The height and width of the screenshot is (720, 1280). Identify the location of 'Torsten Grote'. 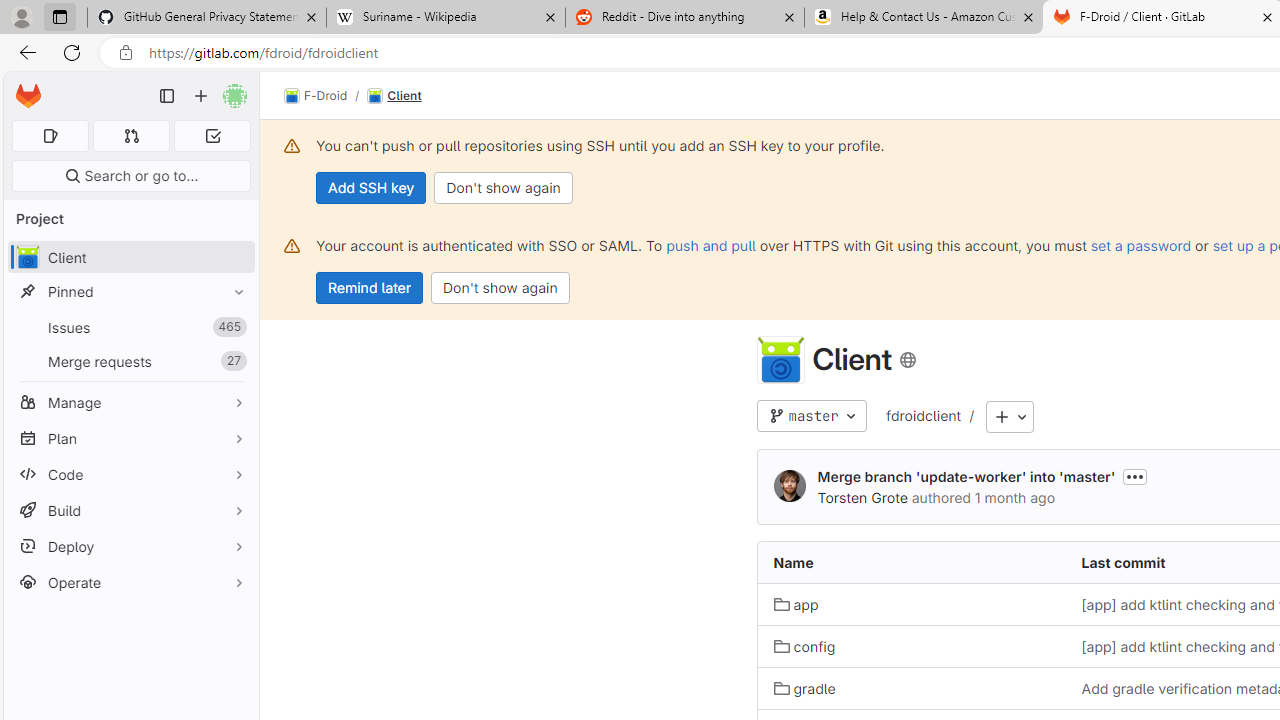
(788, 486).